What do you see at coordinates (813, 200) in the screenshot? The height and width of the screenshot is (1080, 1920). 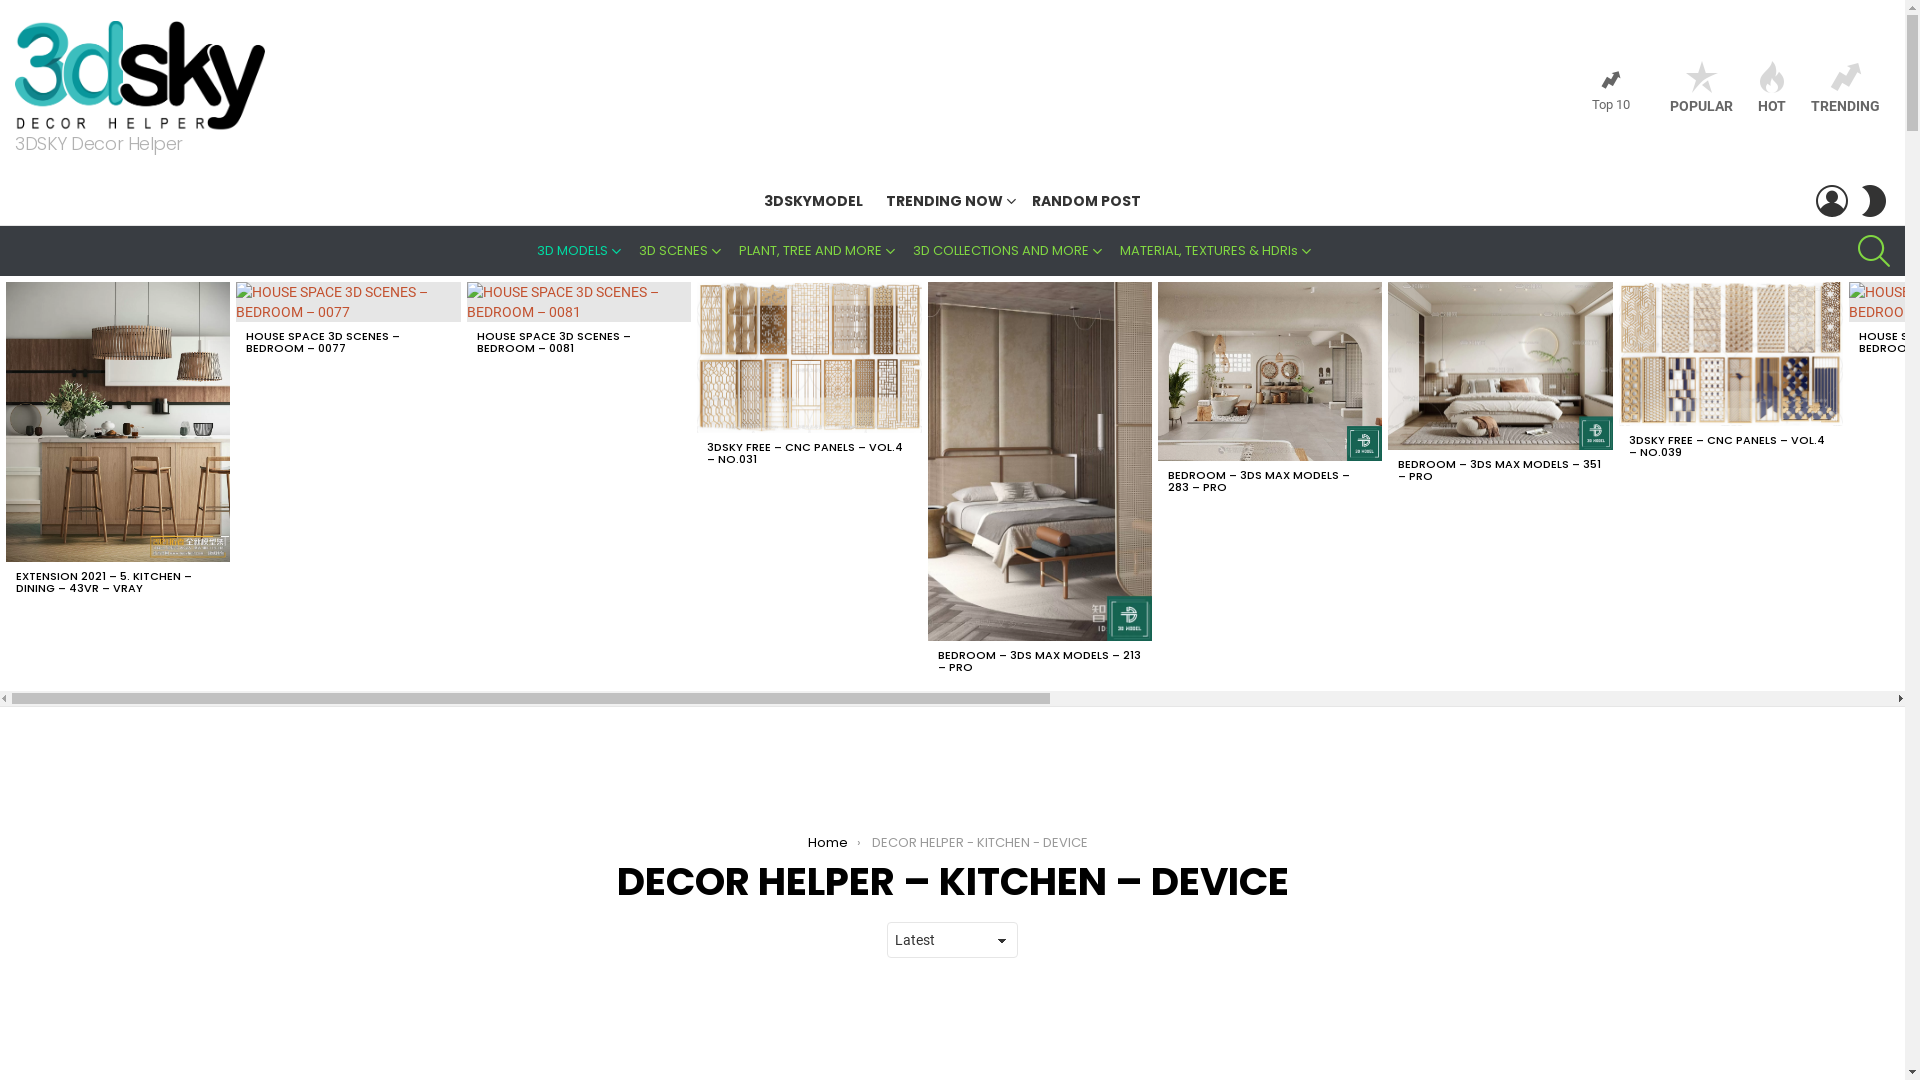 I see `'3DSKYMODEL'` at bounding box center [813, 200].